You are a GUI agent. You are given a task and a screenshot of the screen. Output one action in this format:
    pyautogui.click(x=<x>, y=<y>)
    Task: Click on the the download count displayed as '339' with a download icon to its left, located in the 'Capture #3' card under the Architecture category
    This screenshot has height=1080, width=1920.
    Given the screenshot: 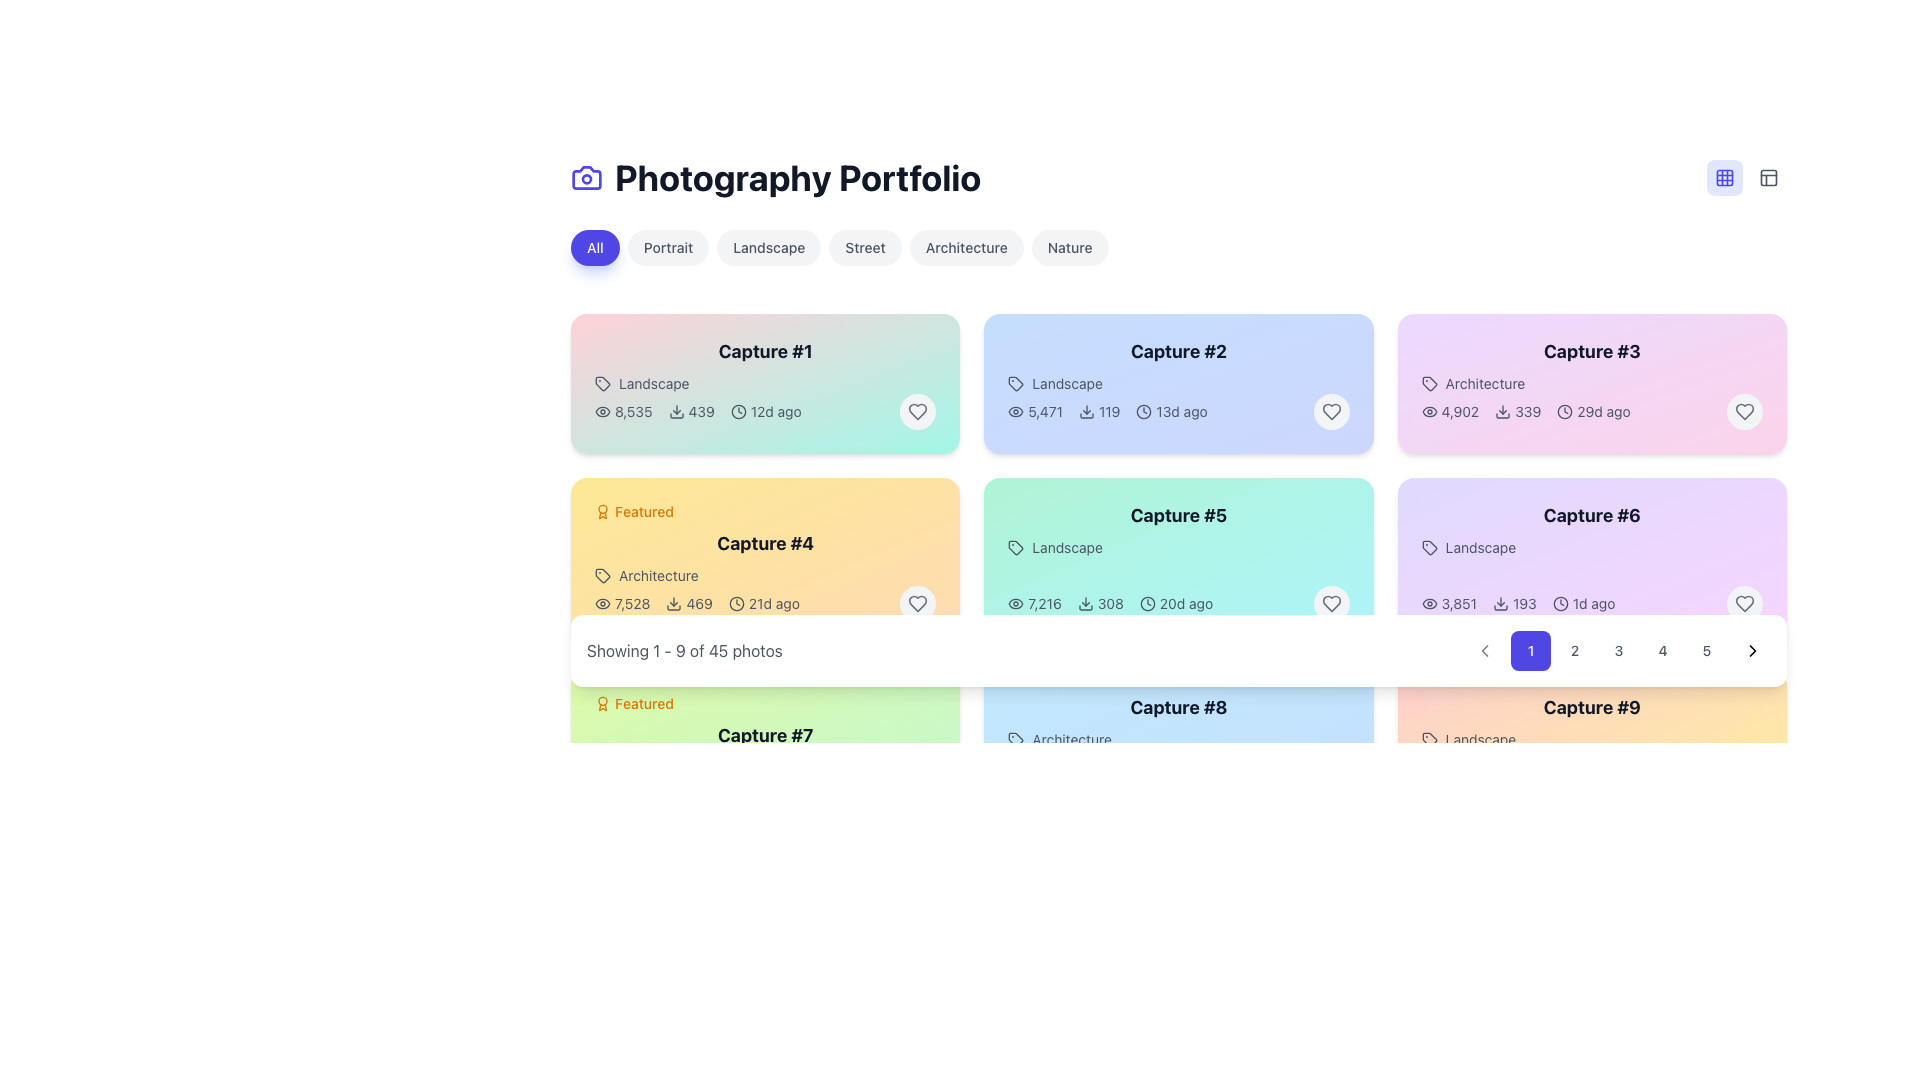 What is the action you would take?
    pyautogui.click(x=1518, y=411)
    